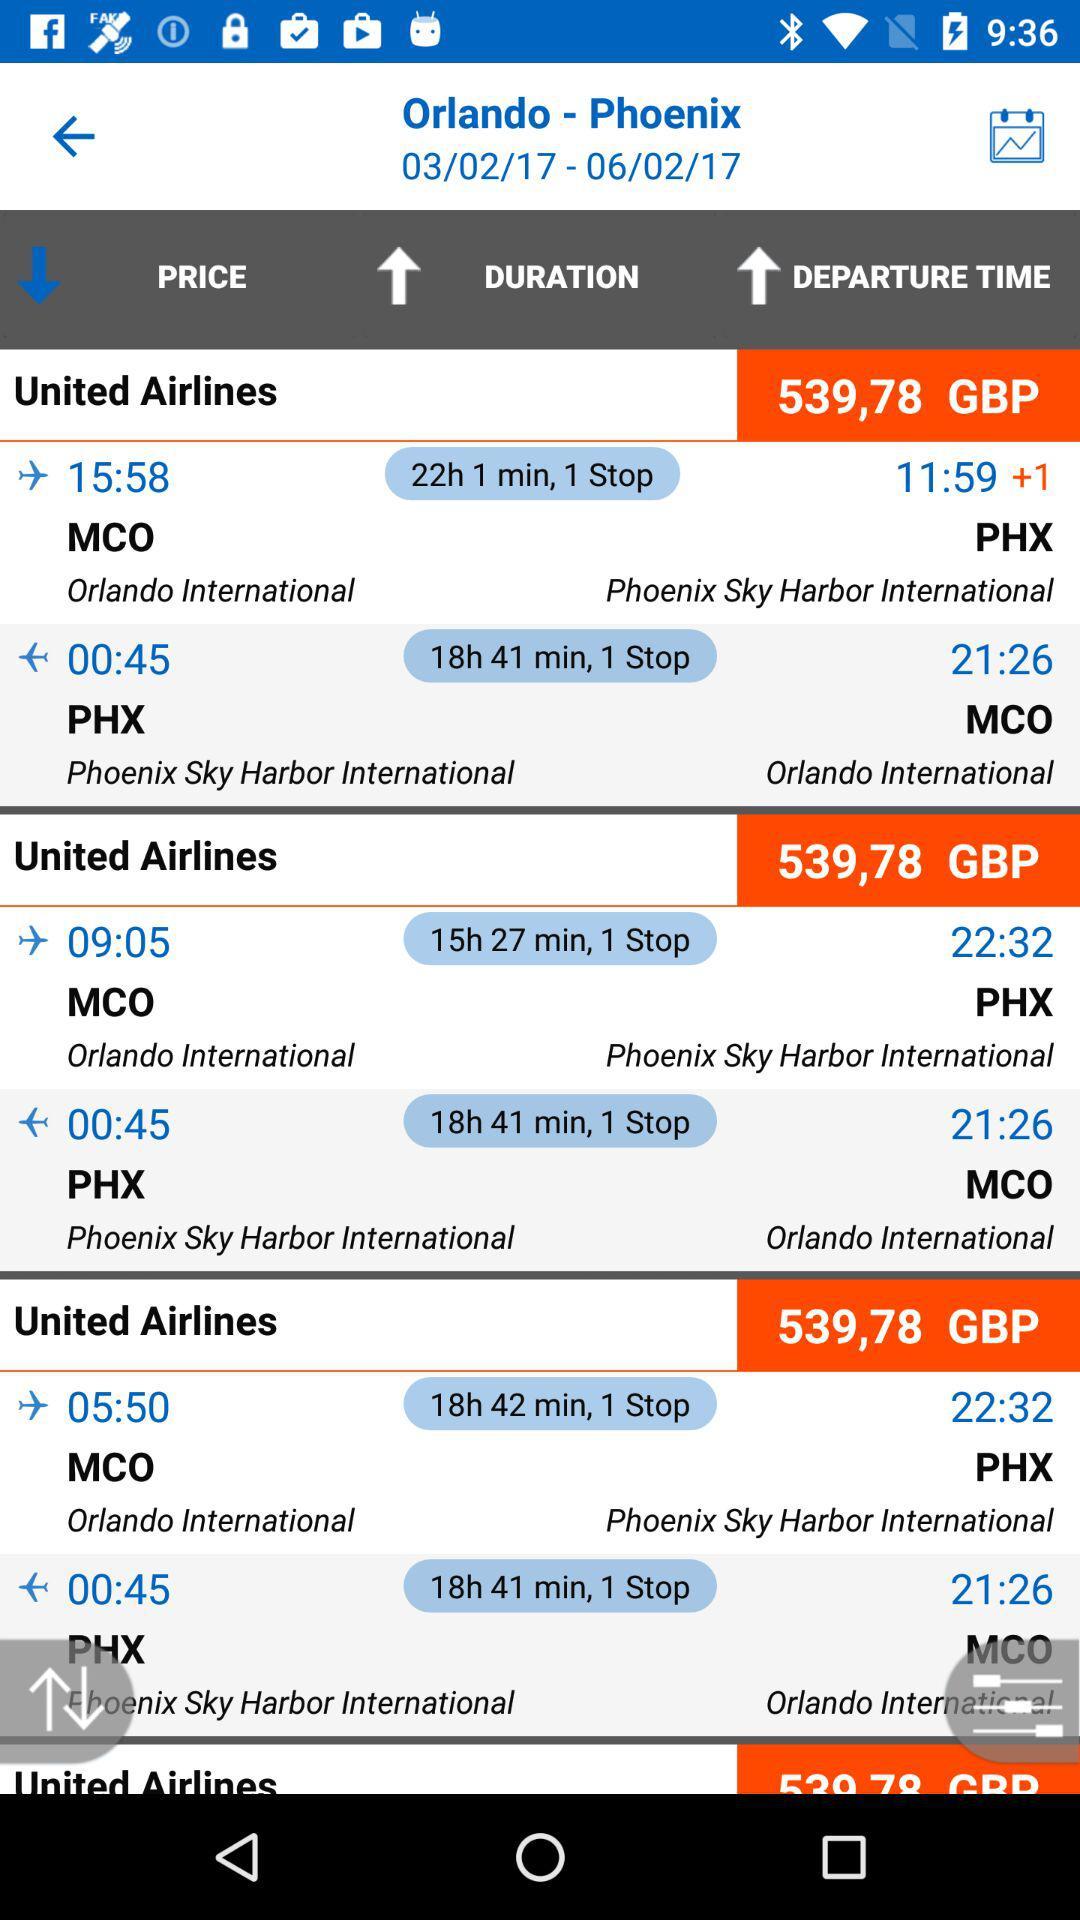  Describe the element at coordinates (945, 474) in the screenshot. I see `item next to the united airlines` at that location.